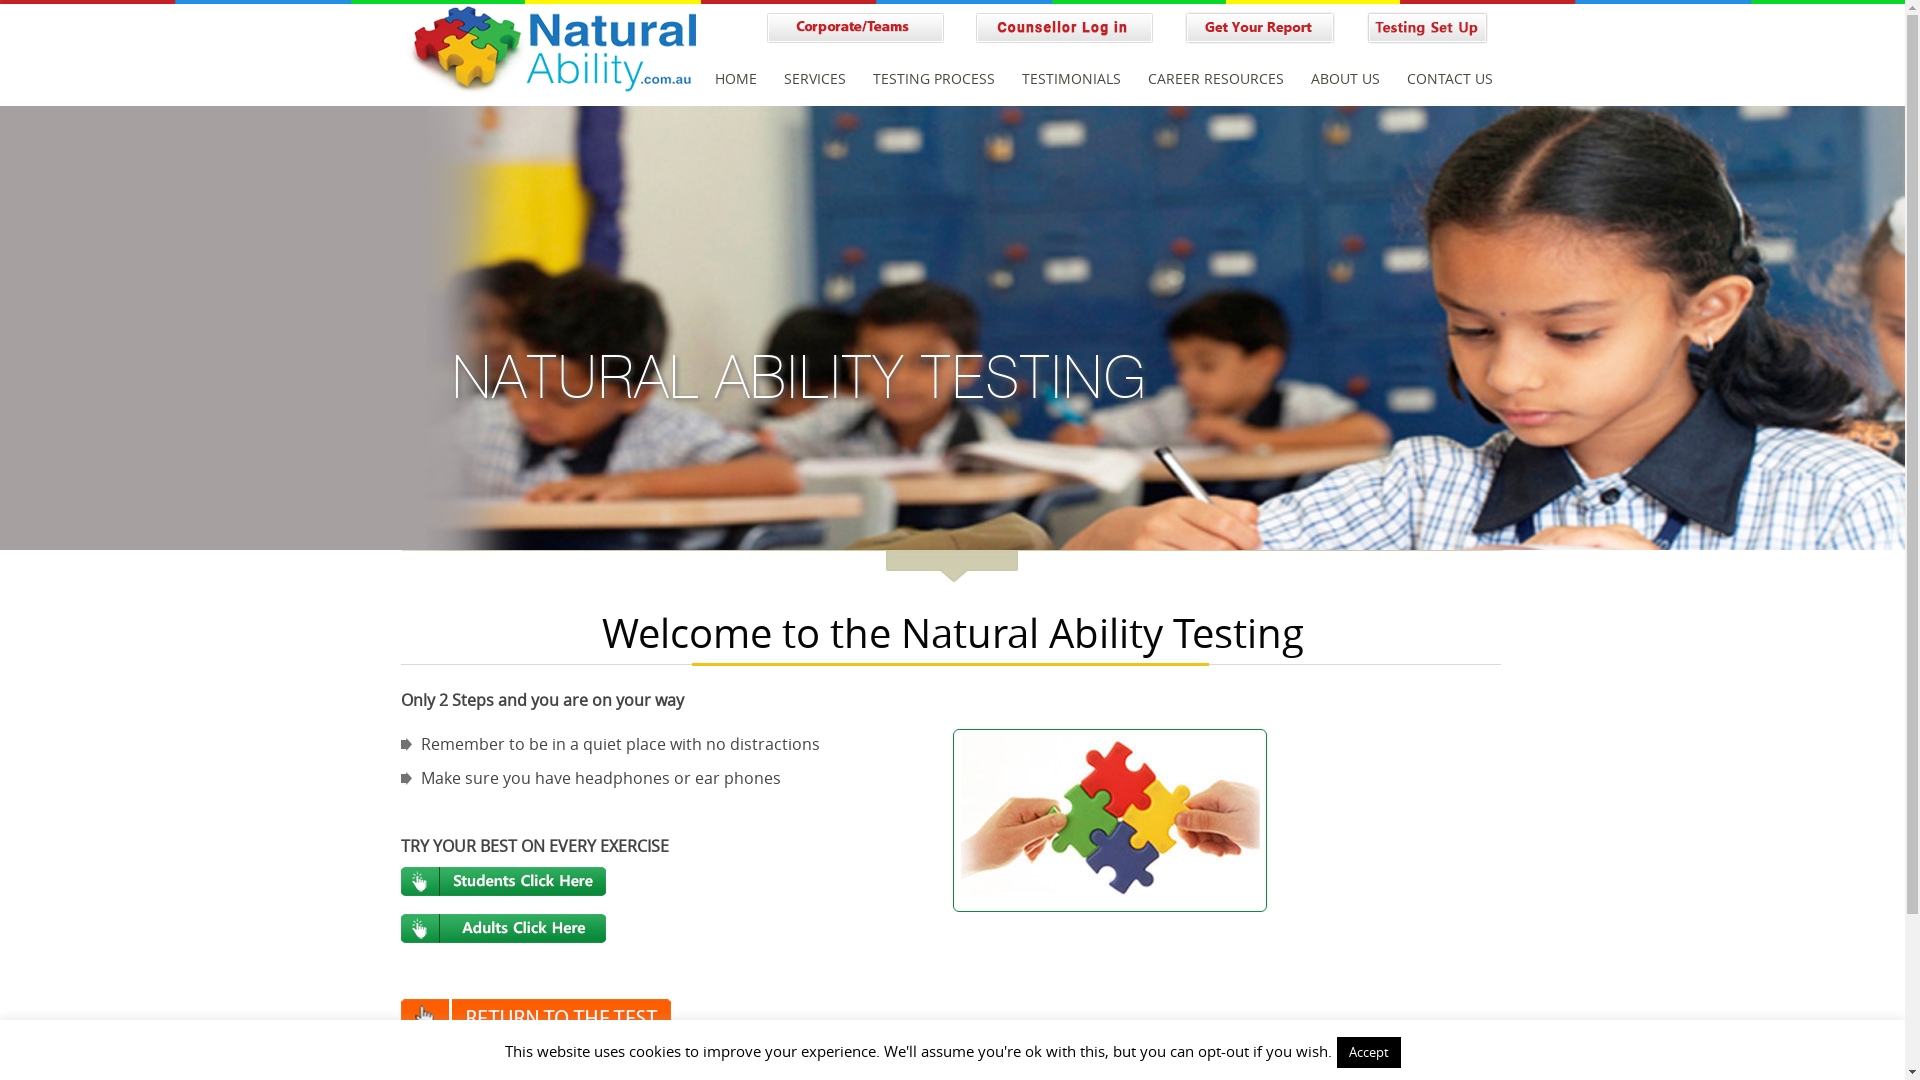  What do you see at coordinates (1344, 77) in the screenshot?
I see `'ABOUT US'` at bounding box center [1344, 77].